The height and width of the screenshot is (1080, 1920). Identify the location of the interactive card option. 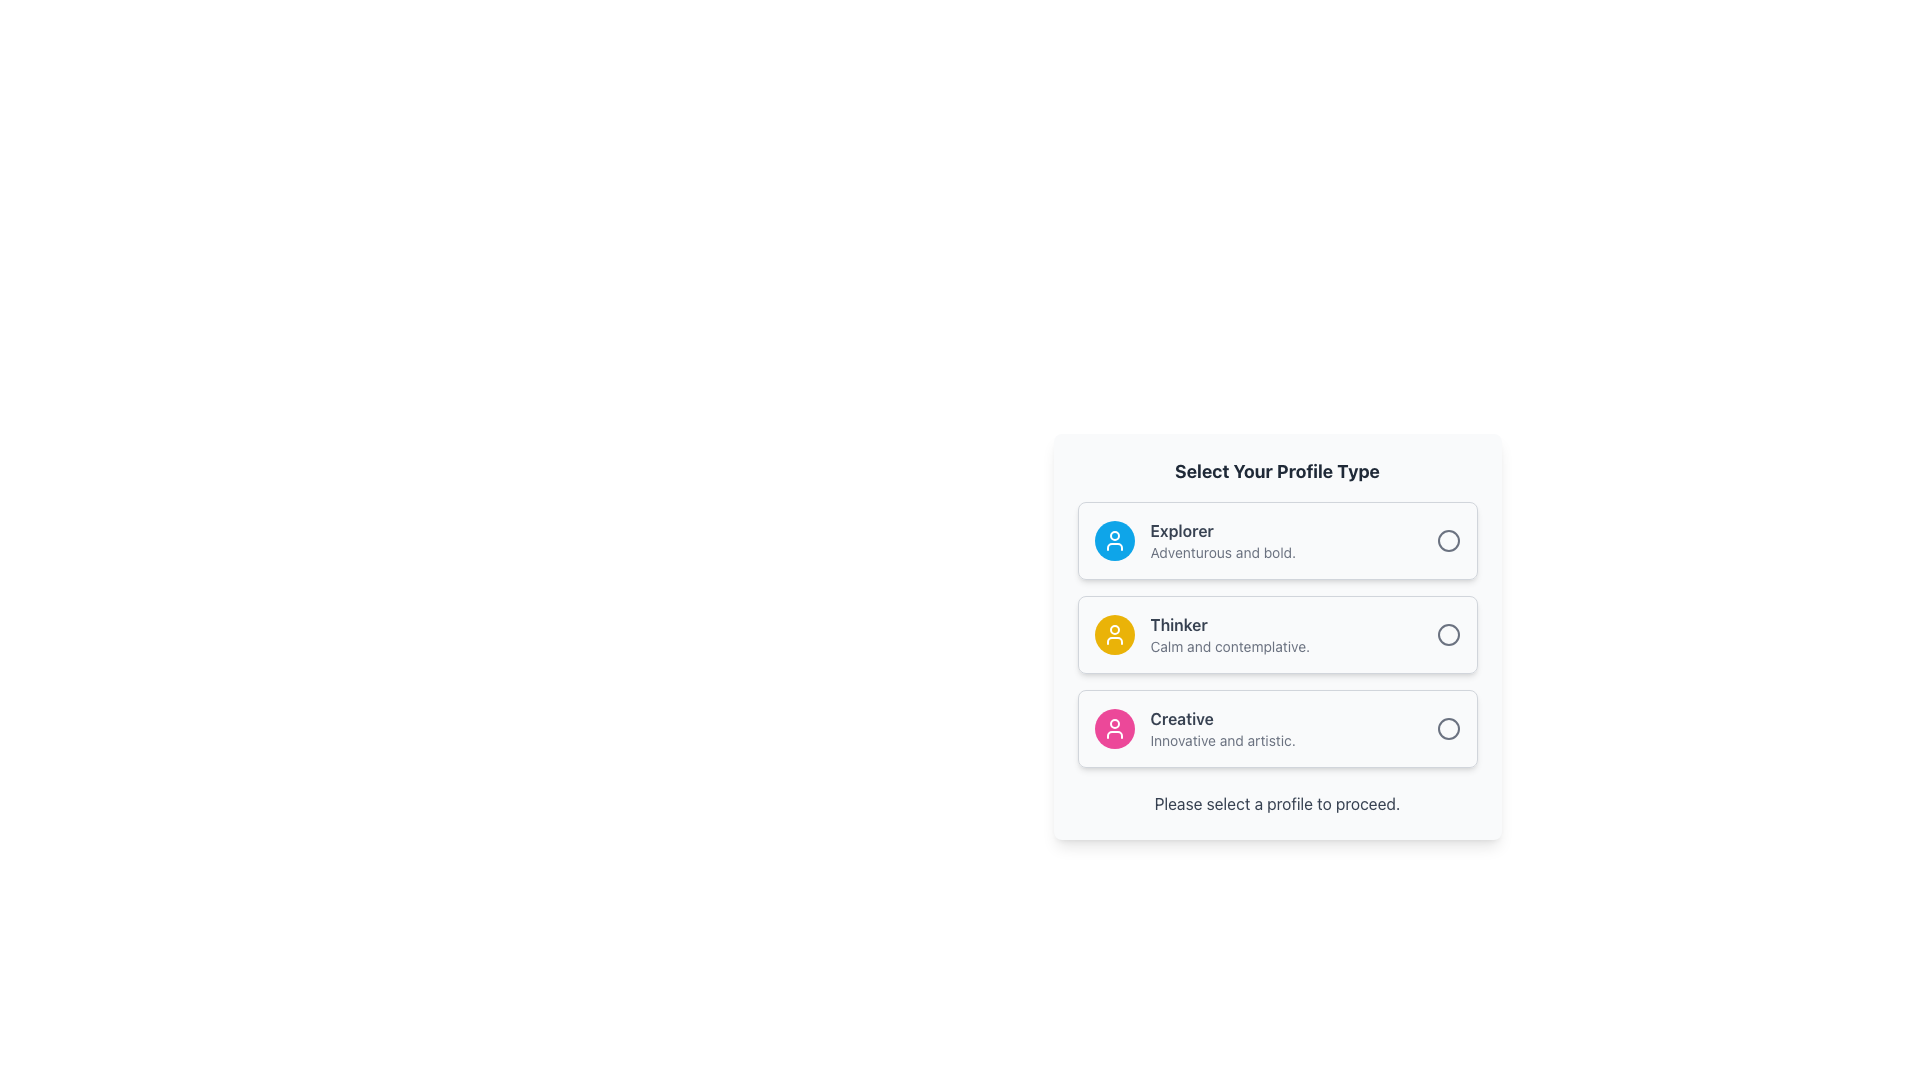
(1276, 636).